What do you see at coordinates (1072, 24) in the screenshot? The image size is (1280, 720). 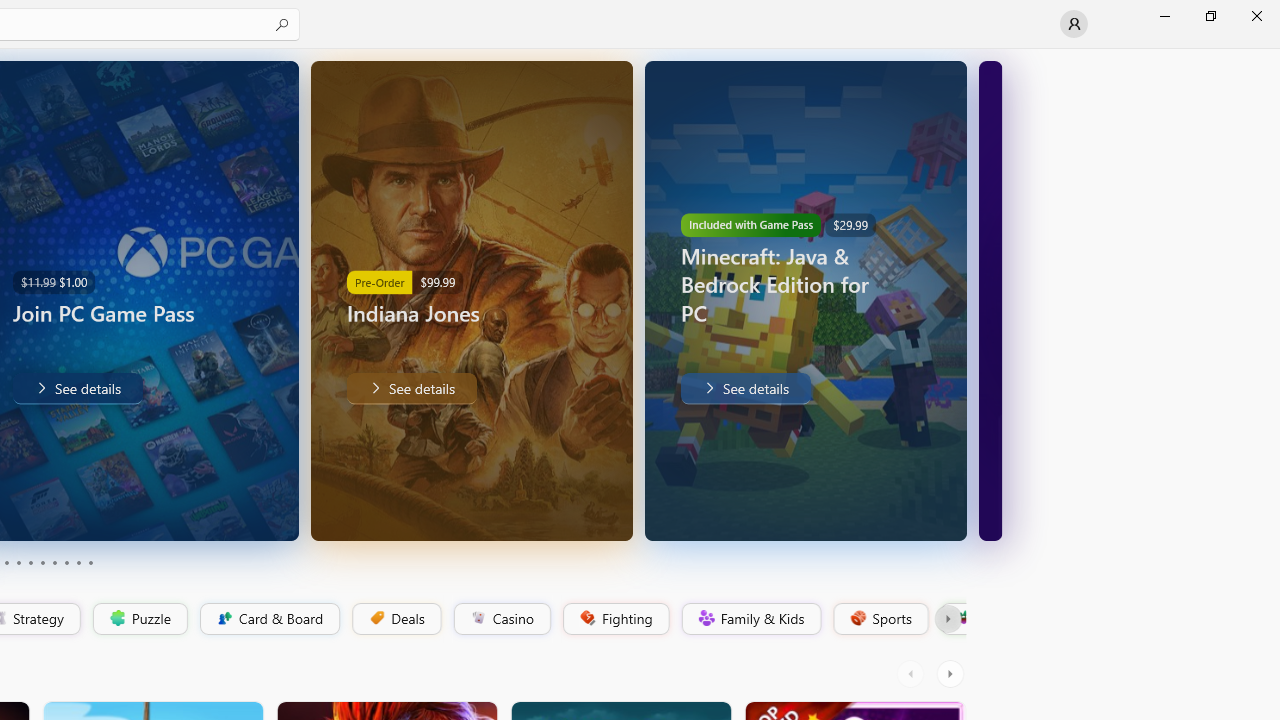 I see `'User profile'` at bounding box center [1072, 24].